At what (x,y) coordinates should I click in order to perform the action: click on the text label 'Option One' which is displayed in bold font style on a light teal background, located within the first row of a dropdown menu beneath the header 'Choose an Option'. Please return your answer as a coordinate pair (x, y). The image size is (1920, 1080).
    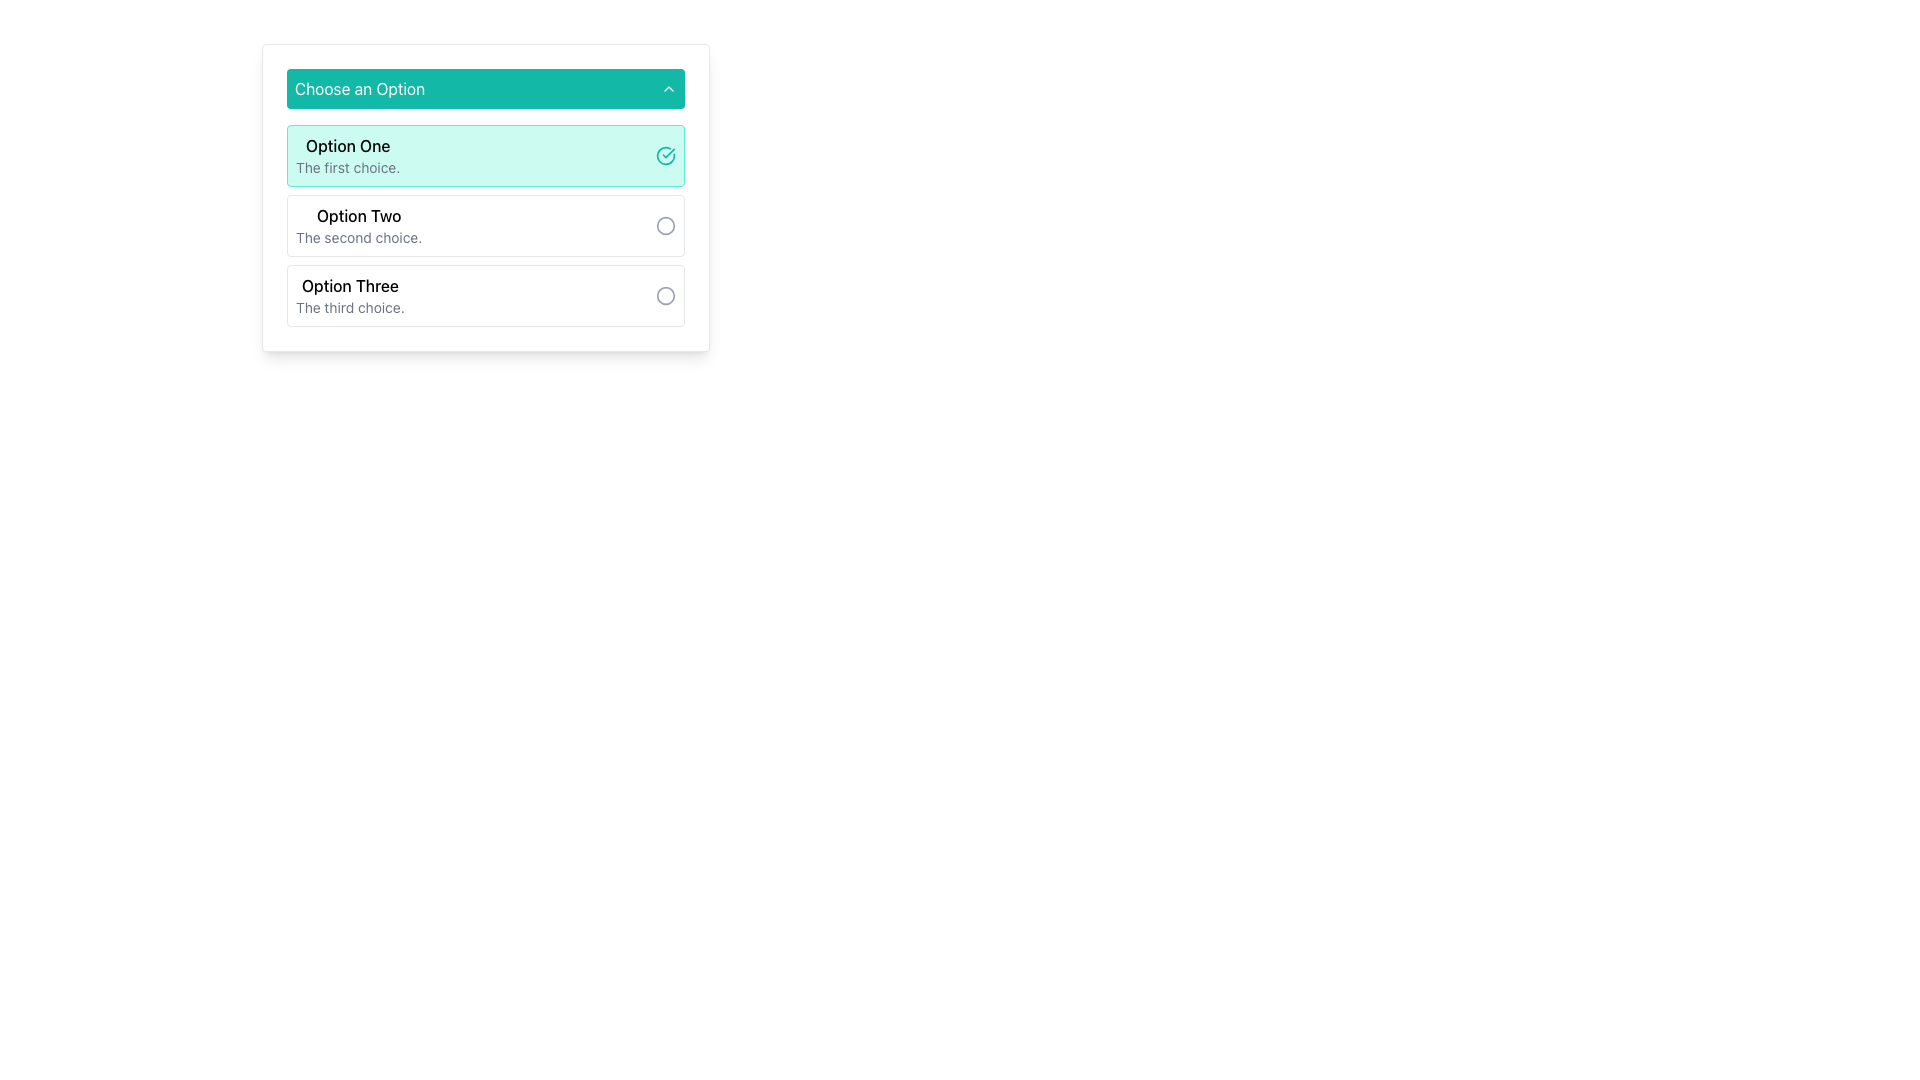
    Looking at the image, I should click on (348, 145).